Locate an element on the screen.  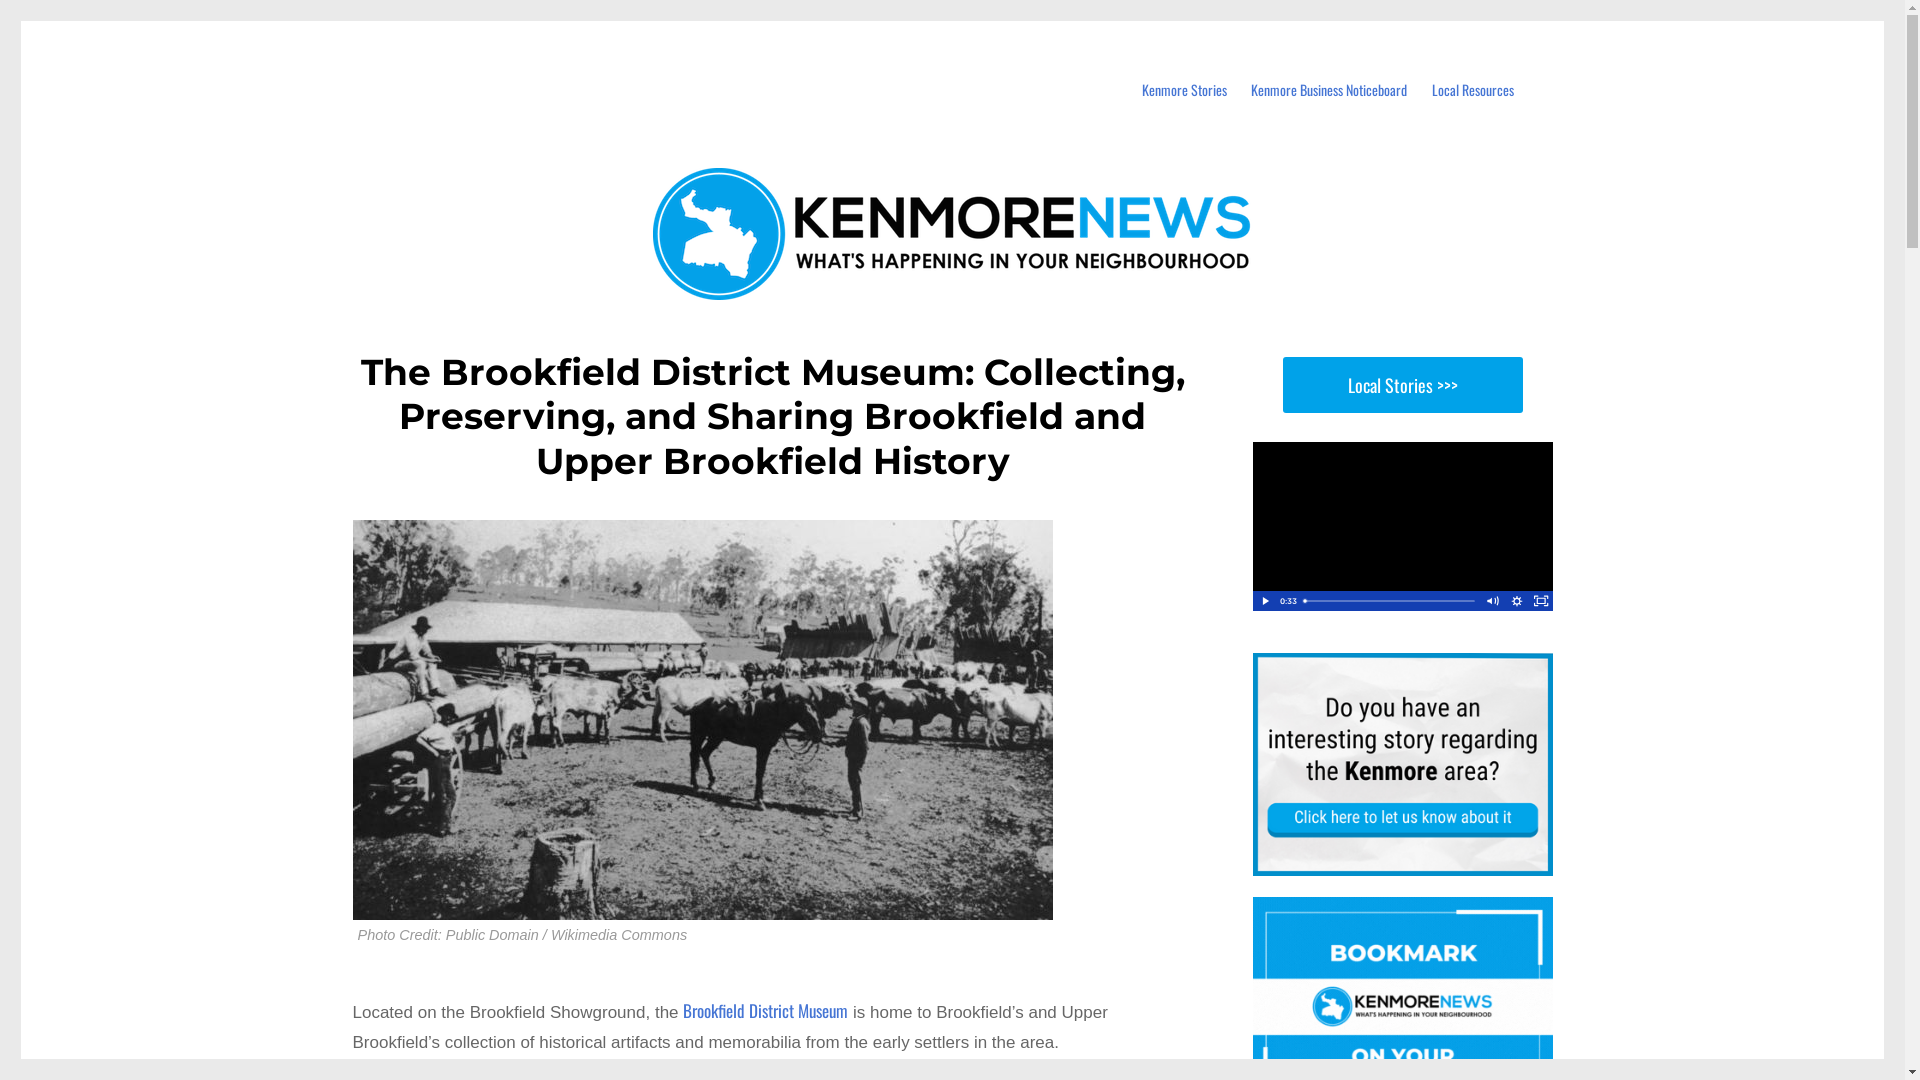
'Kenmore Stories' is located at coordinates (1184, 90).